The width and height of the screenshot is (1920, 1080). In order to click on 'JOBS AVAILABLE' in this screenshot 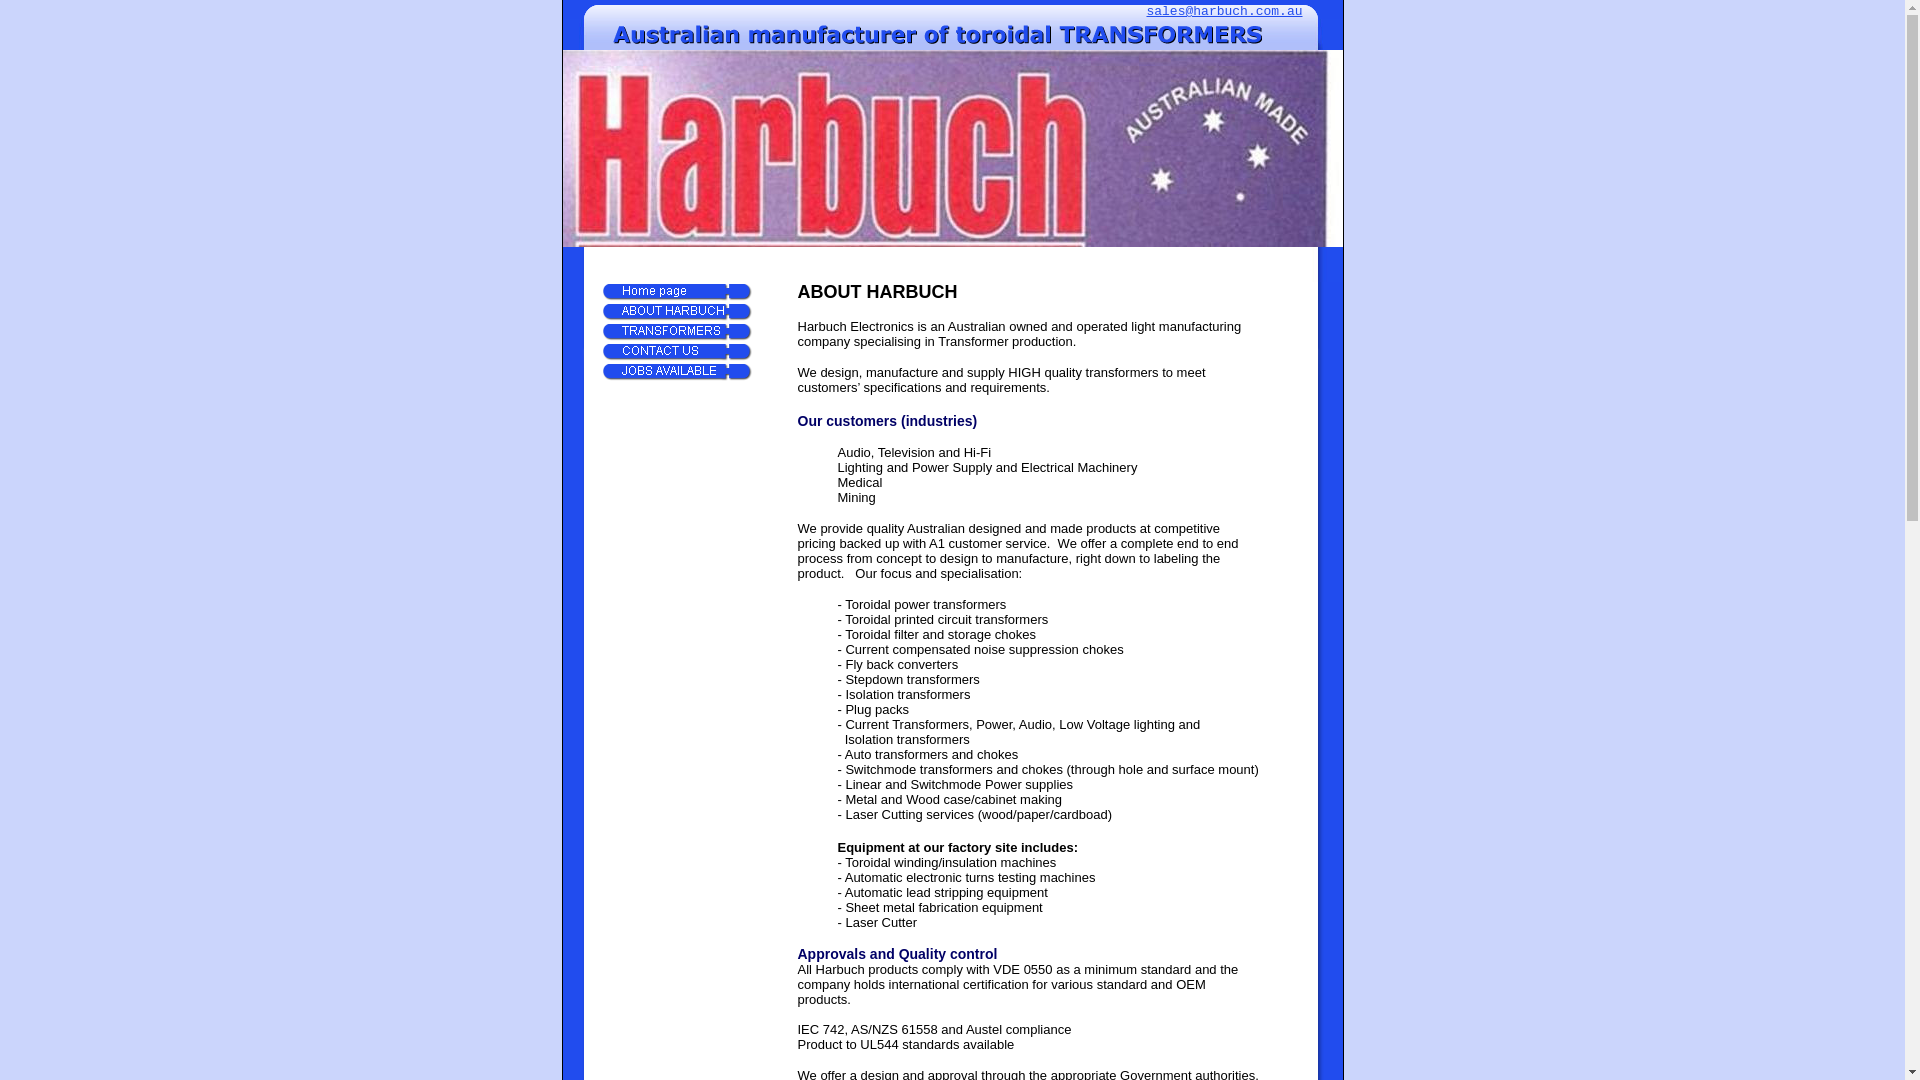, I will do `click(676, 371)`.